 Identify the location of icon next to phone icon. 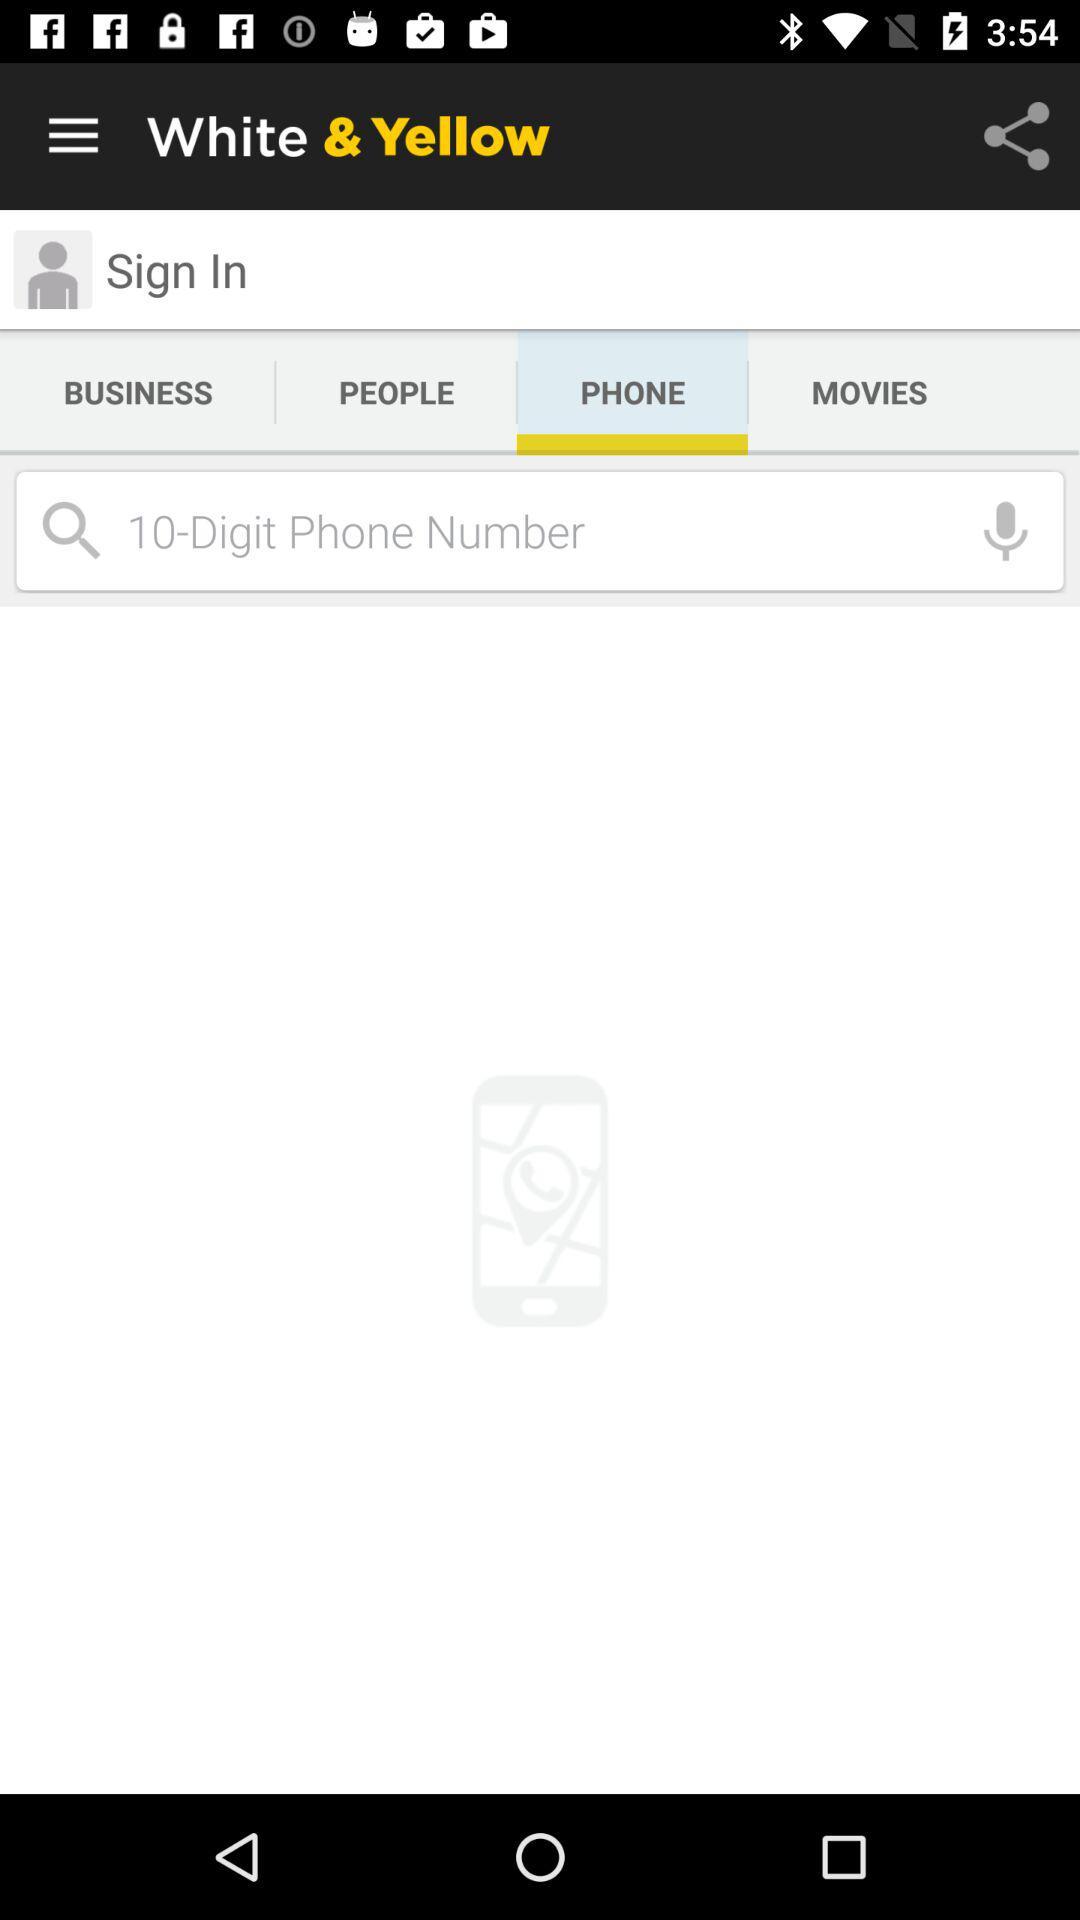
(396, 392).